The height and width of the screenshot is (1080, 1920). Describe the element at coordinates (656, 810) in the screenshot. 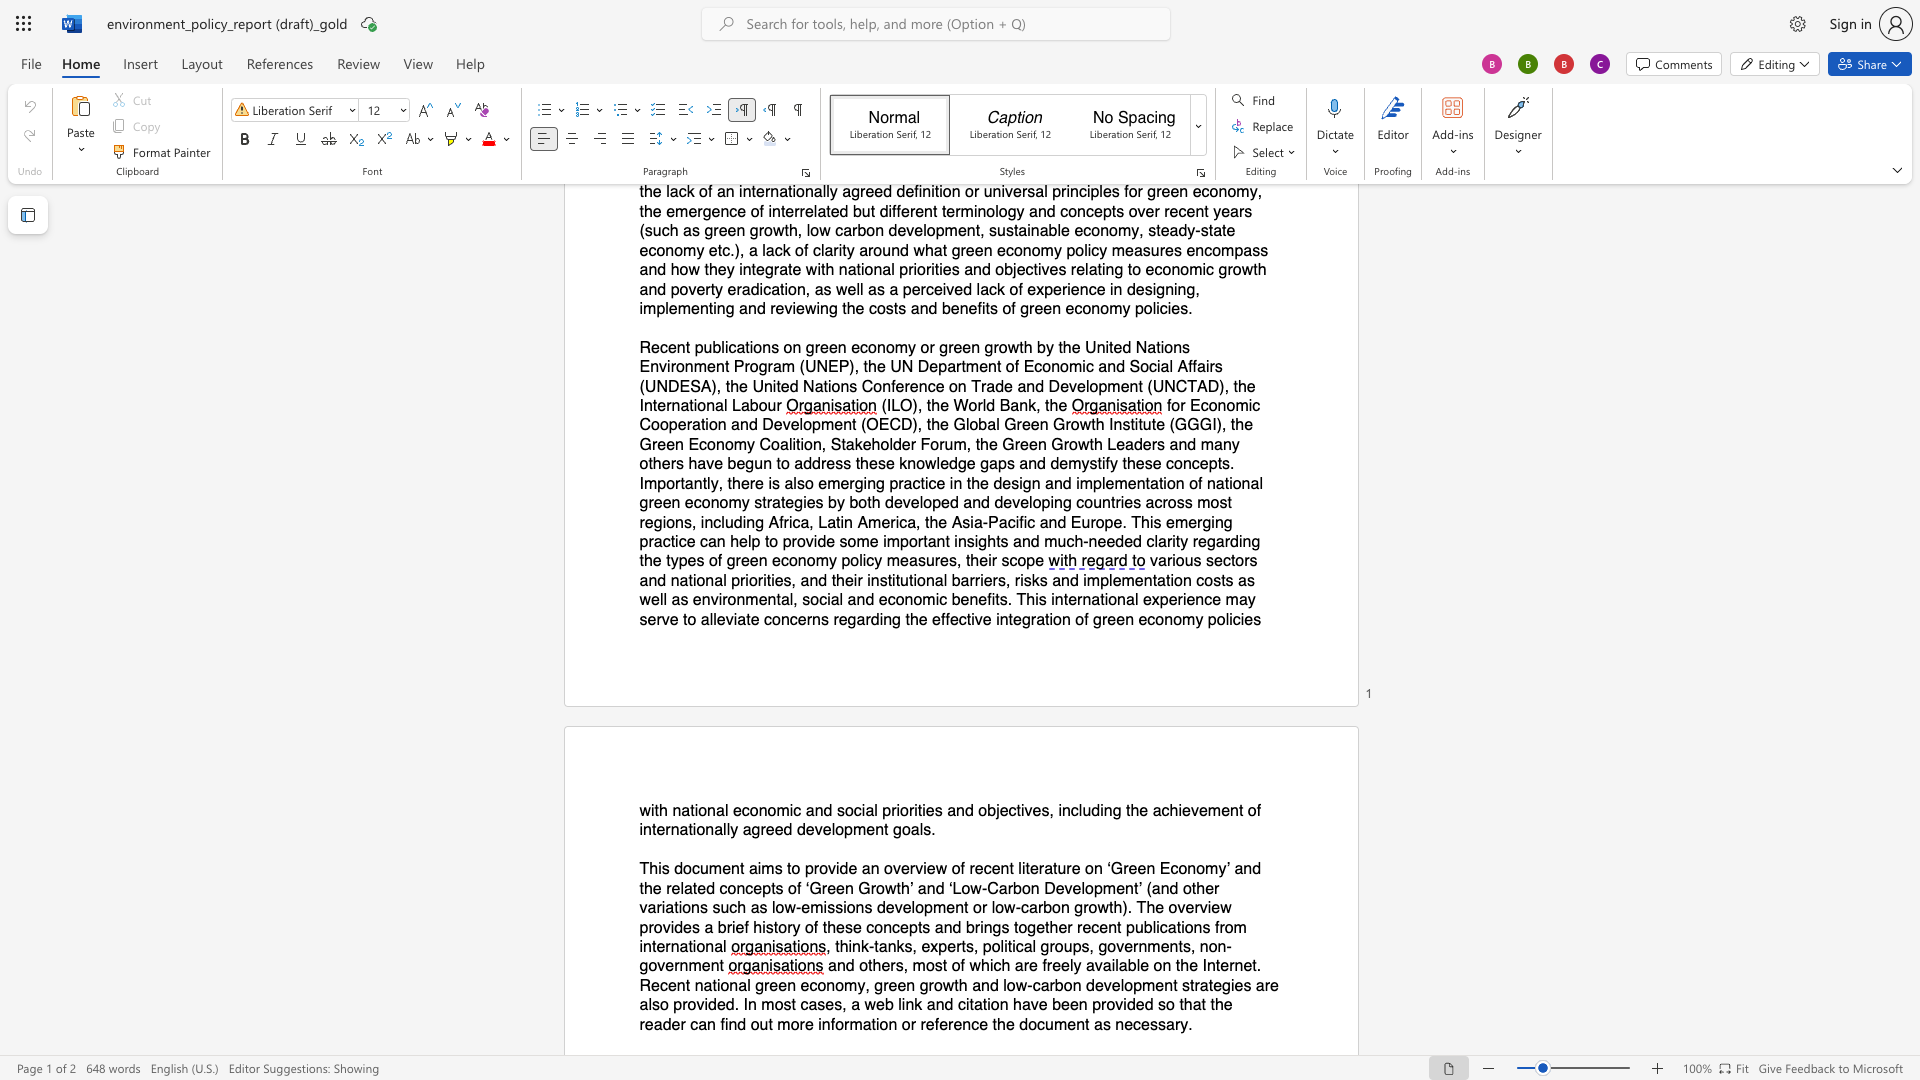

I see `the 1th character "t" in the text` at that location.